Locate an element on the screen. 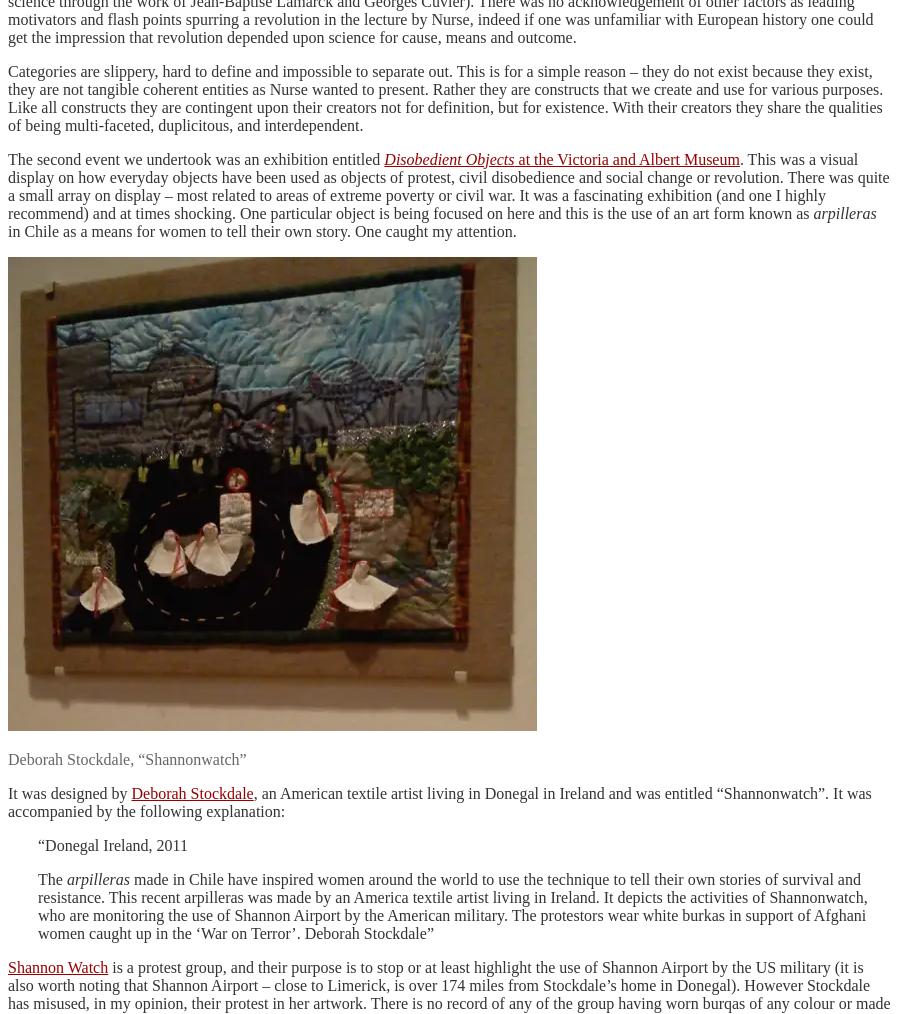  'The' is located at coordinates (51, 877).